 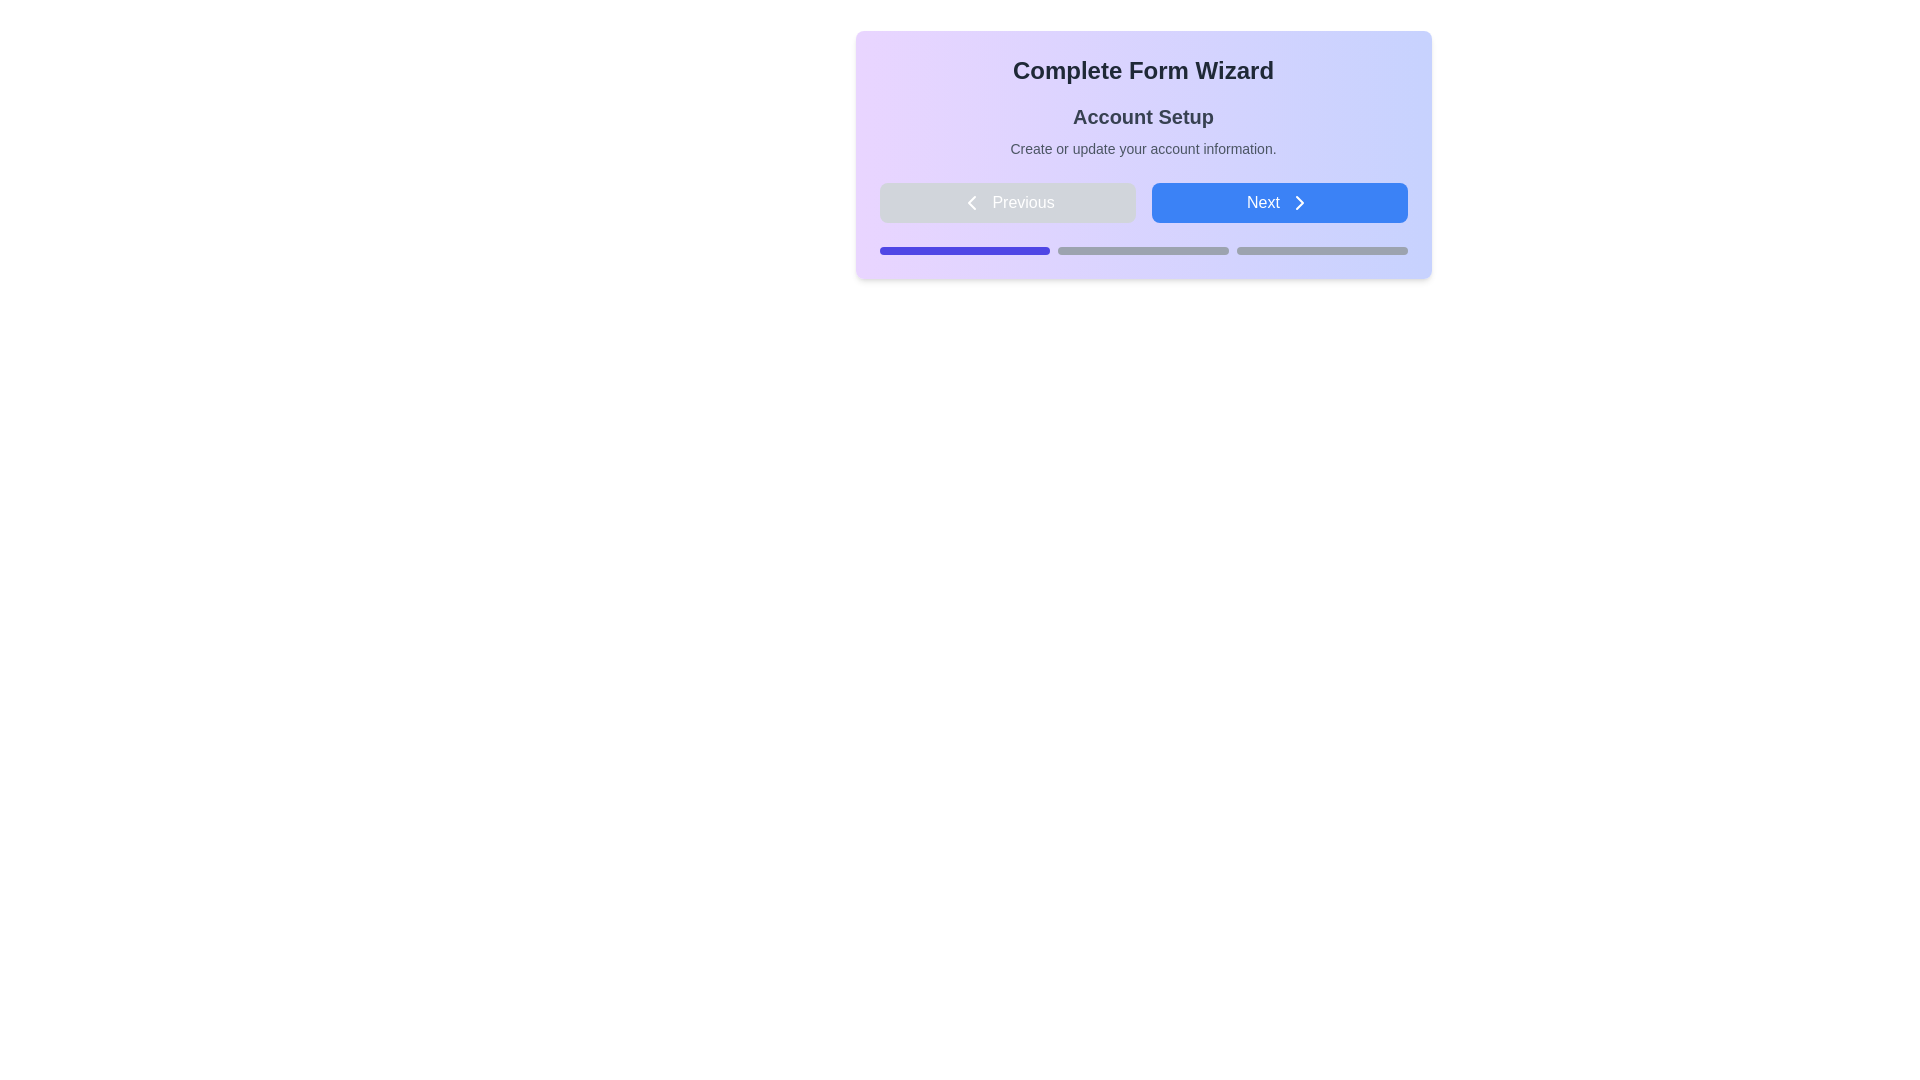 I want to click on the rightward-pointing chevron icon within the 'Next' button at the bottom of the modal dialog box to signify progression or advancement, so click(x=1300, y=203).